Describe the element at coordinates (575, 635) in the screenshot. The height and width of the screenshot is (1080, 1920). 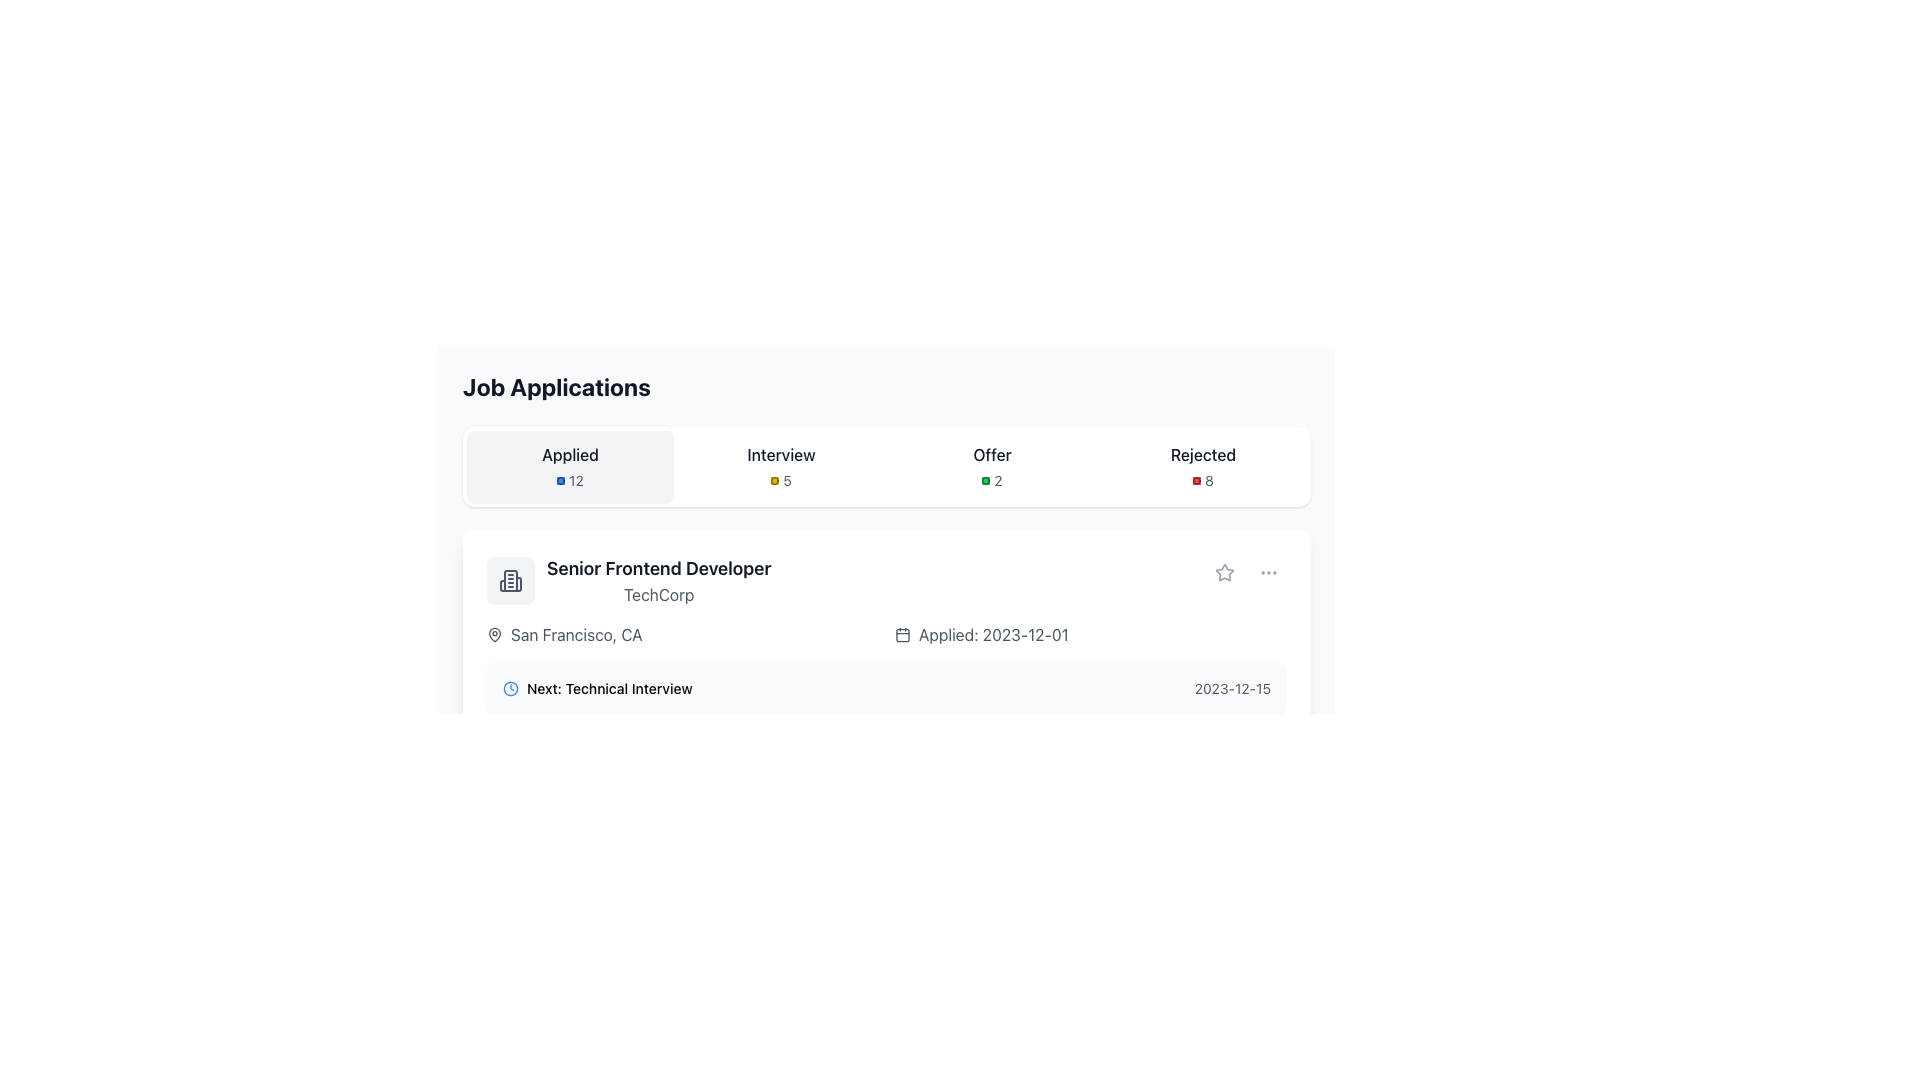
I see `the text label 'San Francisco, CA' which is styled in dark gray and positioned next to a map pin icon, as it may function as a link to a map or location-related page` at that location.